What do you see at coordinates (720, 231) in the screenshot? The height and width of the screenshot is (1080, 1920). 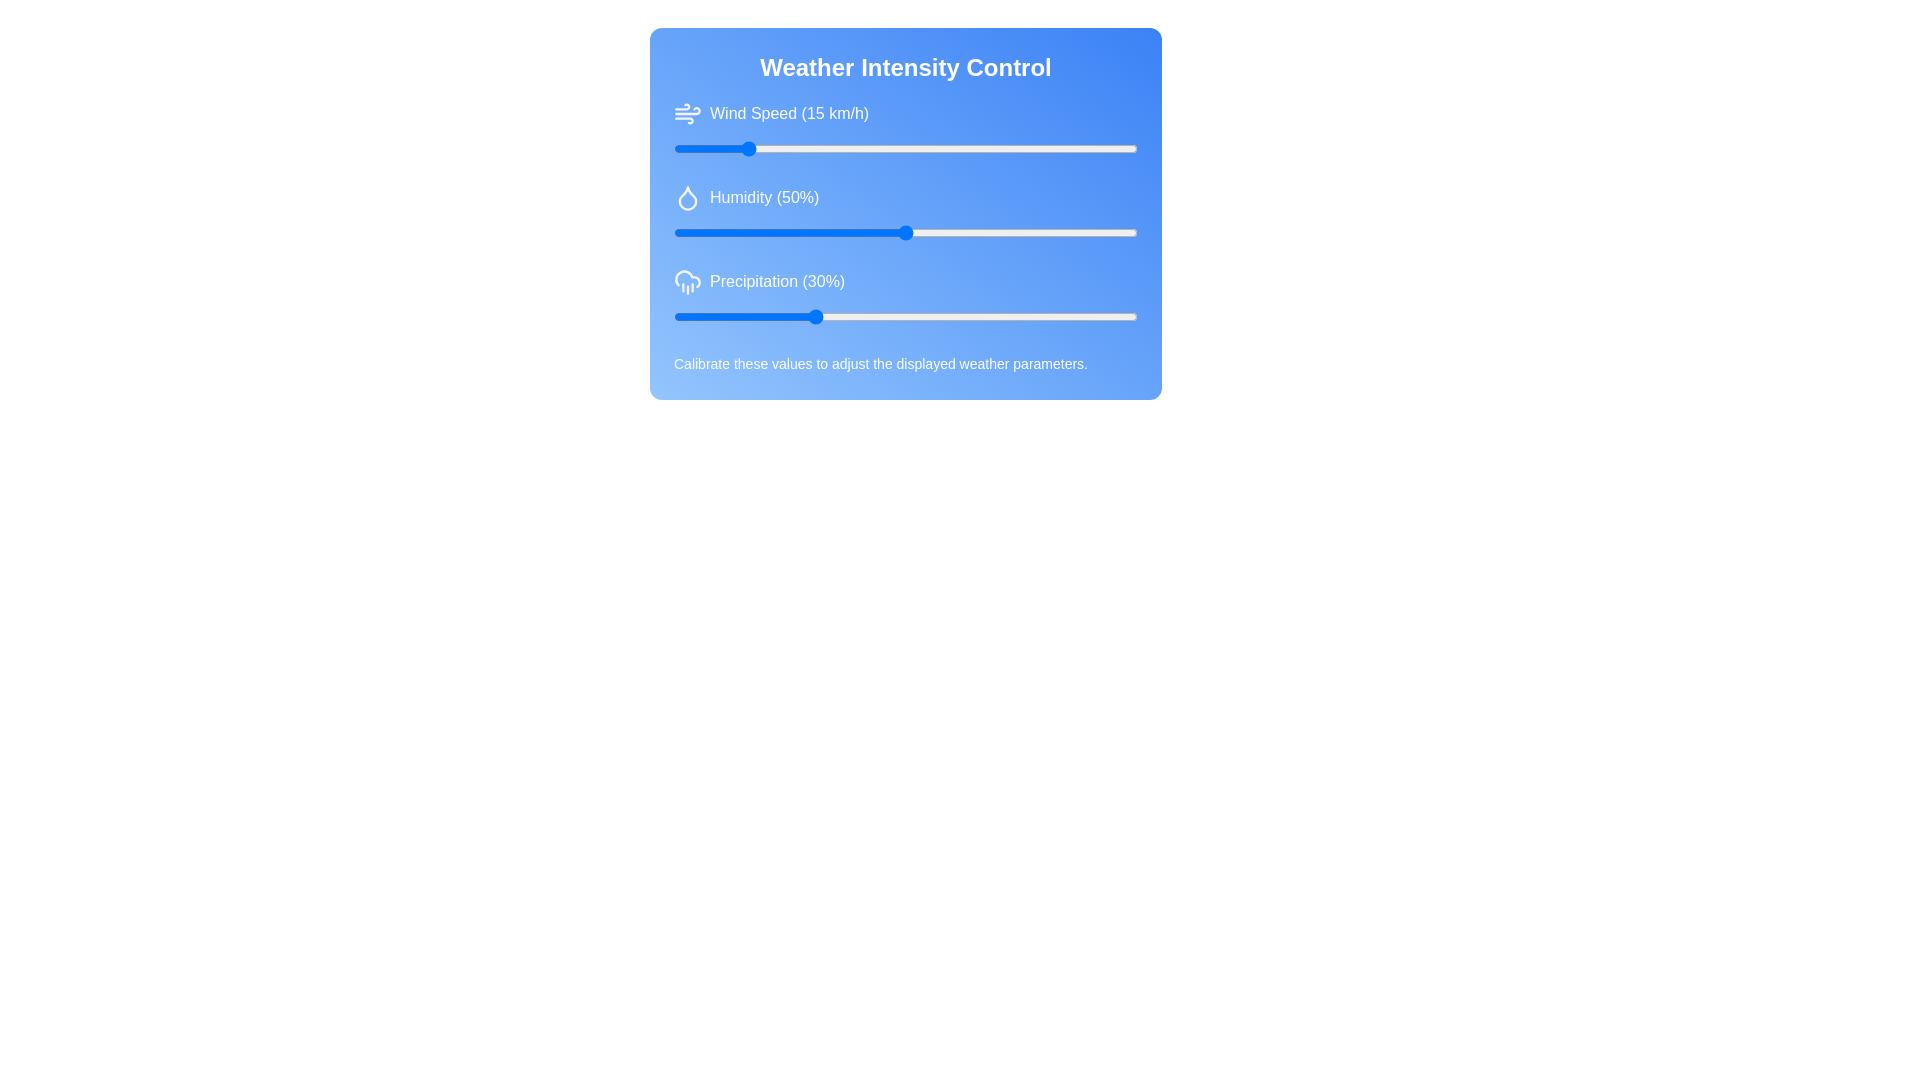 I see `the humidity` at bounding box center [720, 231].